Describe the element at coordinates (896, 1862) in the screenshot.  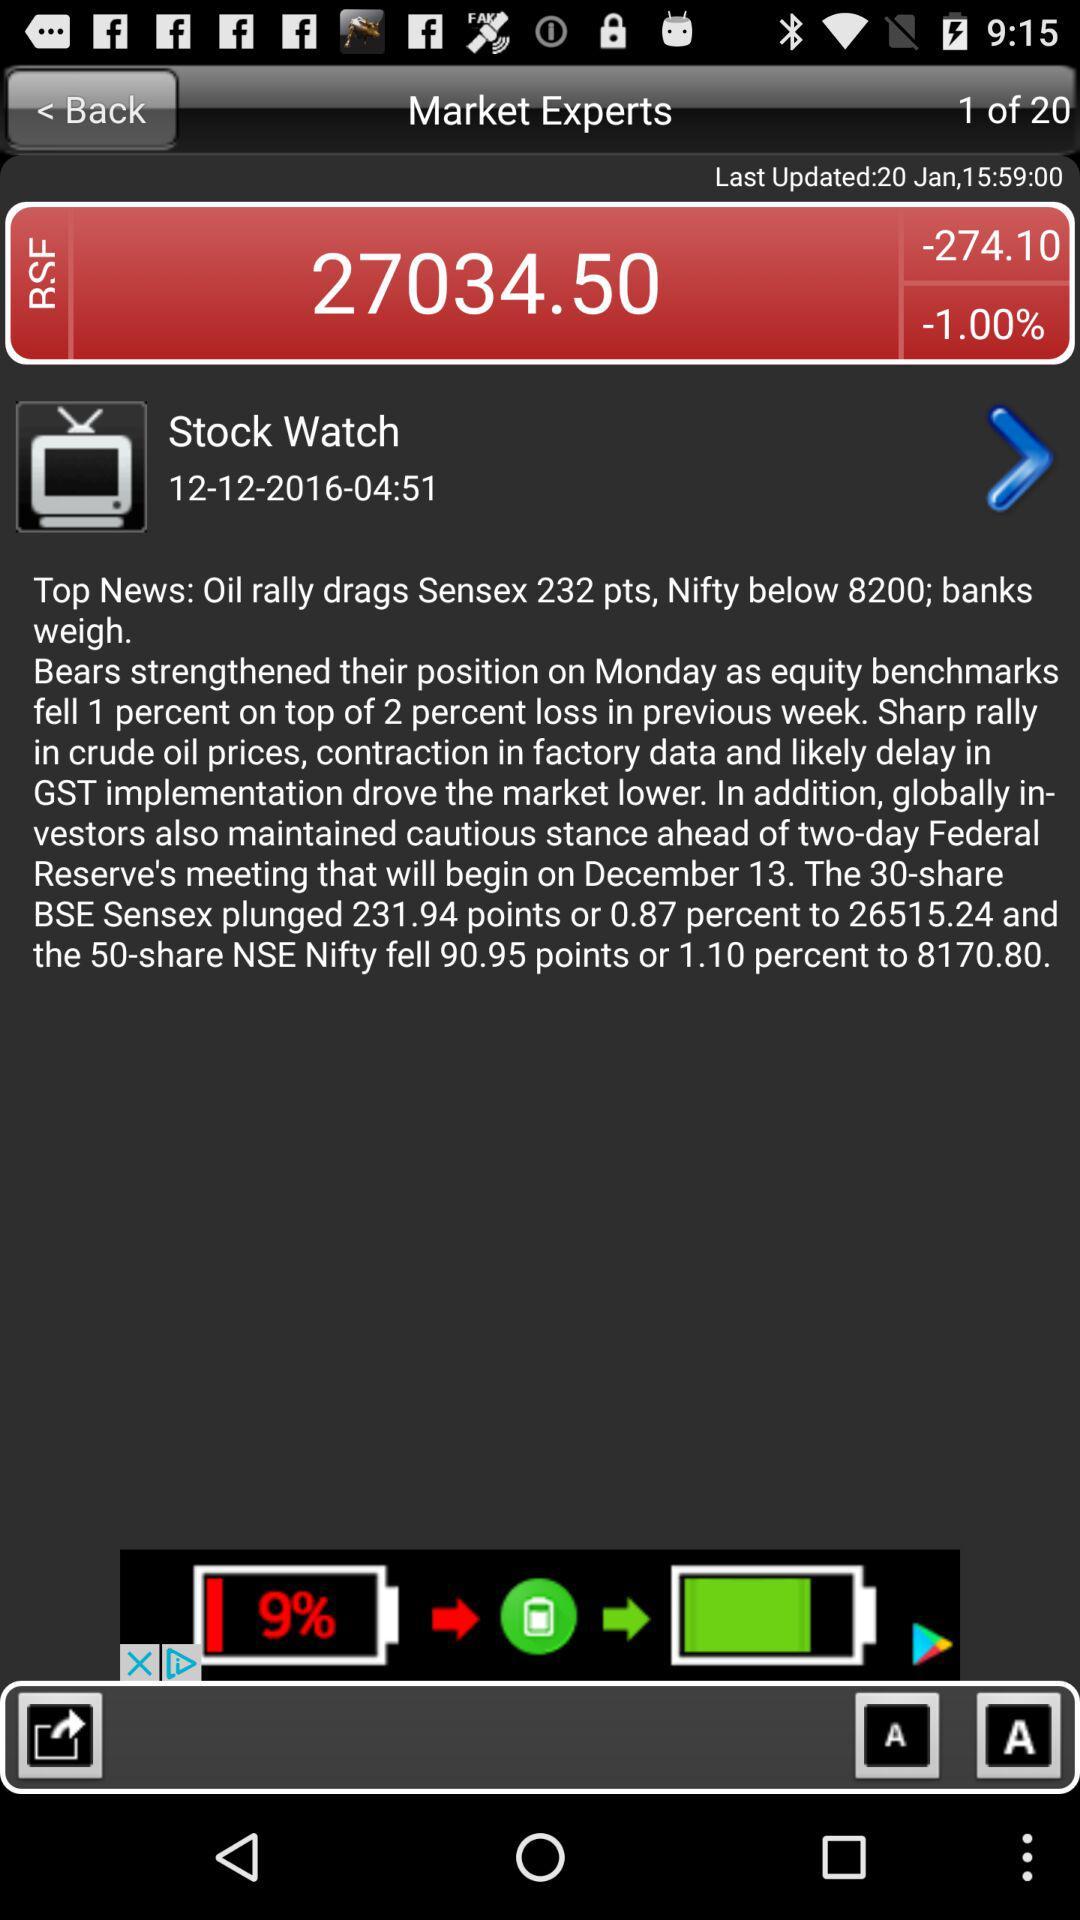
I see `the font icon` at that location.